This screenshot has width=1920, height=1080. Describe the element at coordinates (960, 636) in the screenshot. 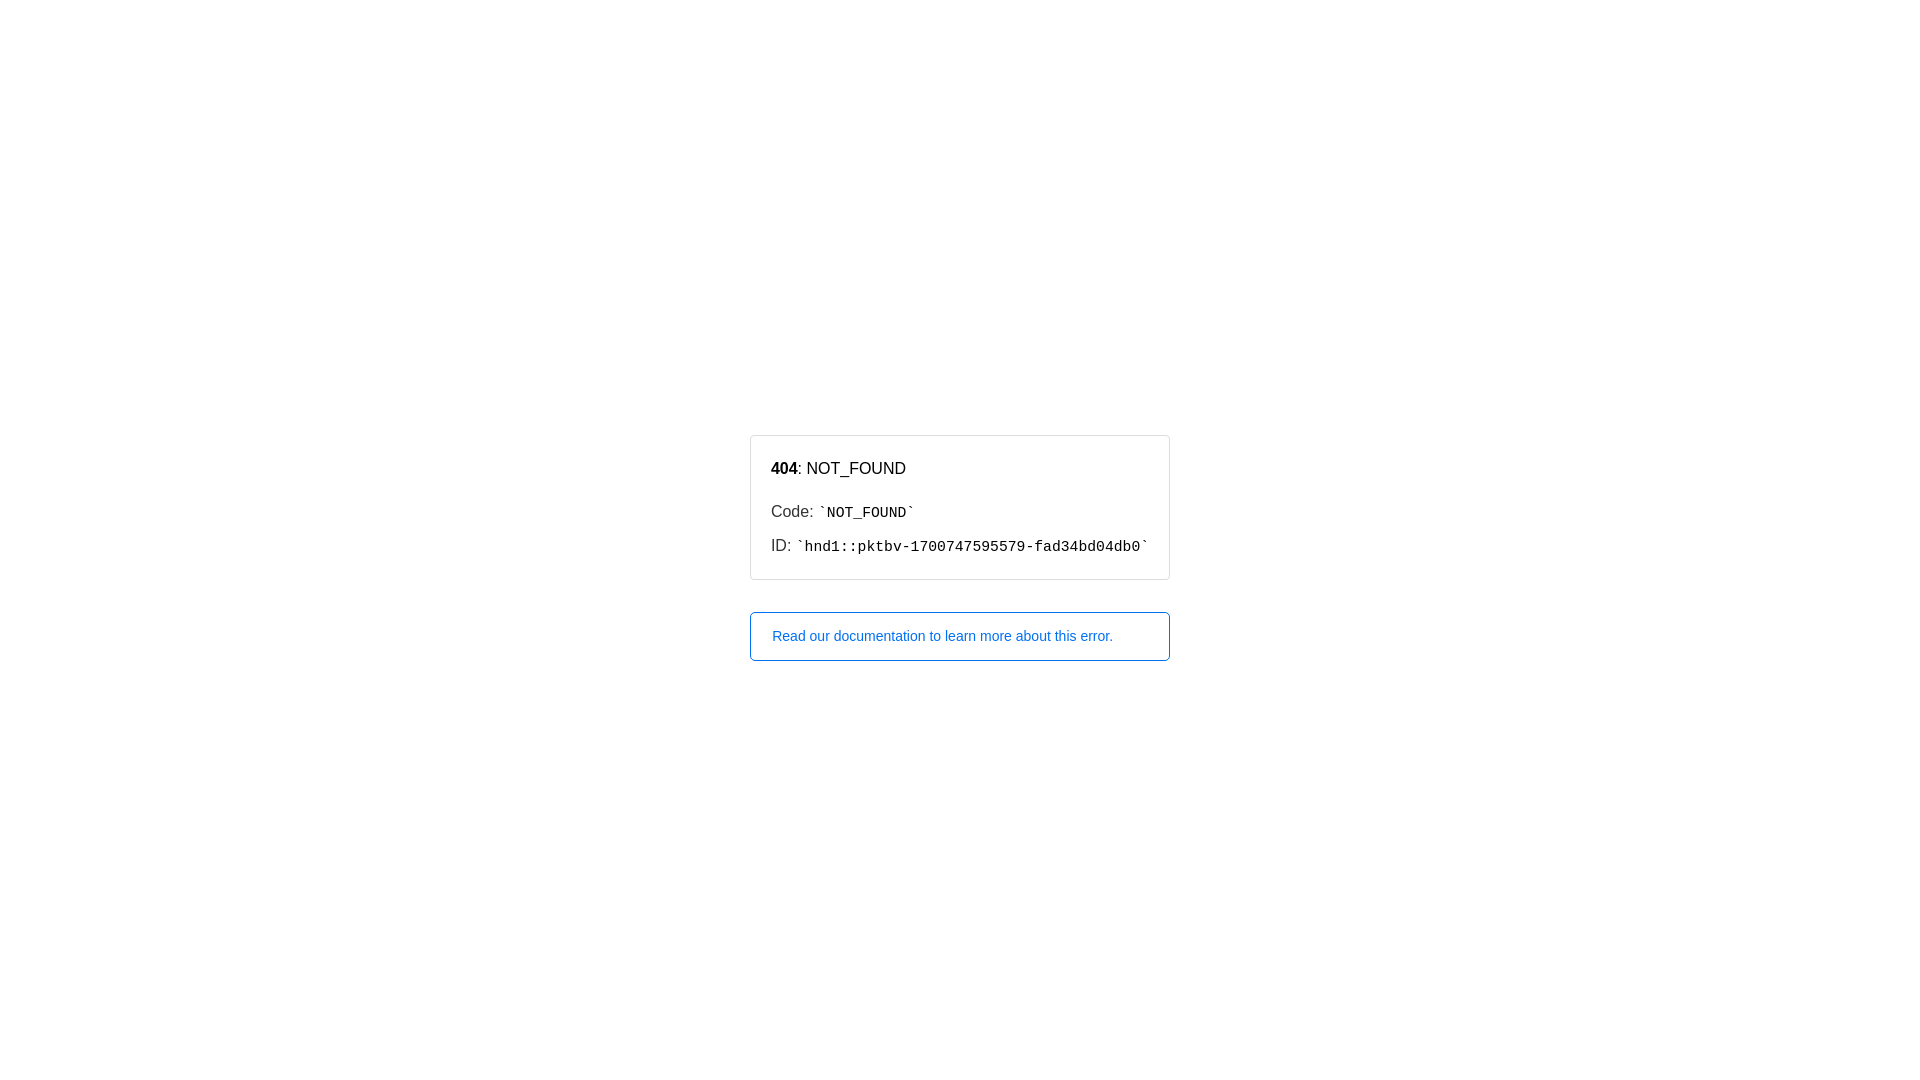

I see `'Read our documentation to learn more about this error.'` at that location.